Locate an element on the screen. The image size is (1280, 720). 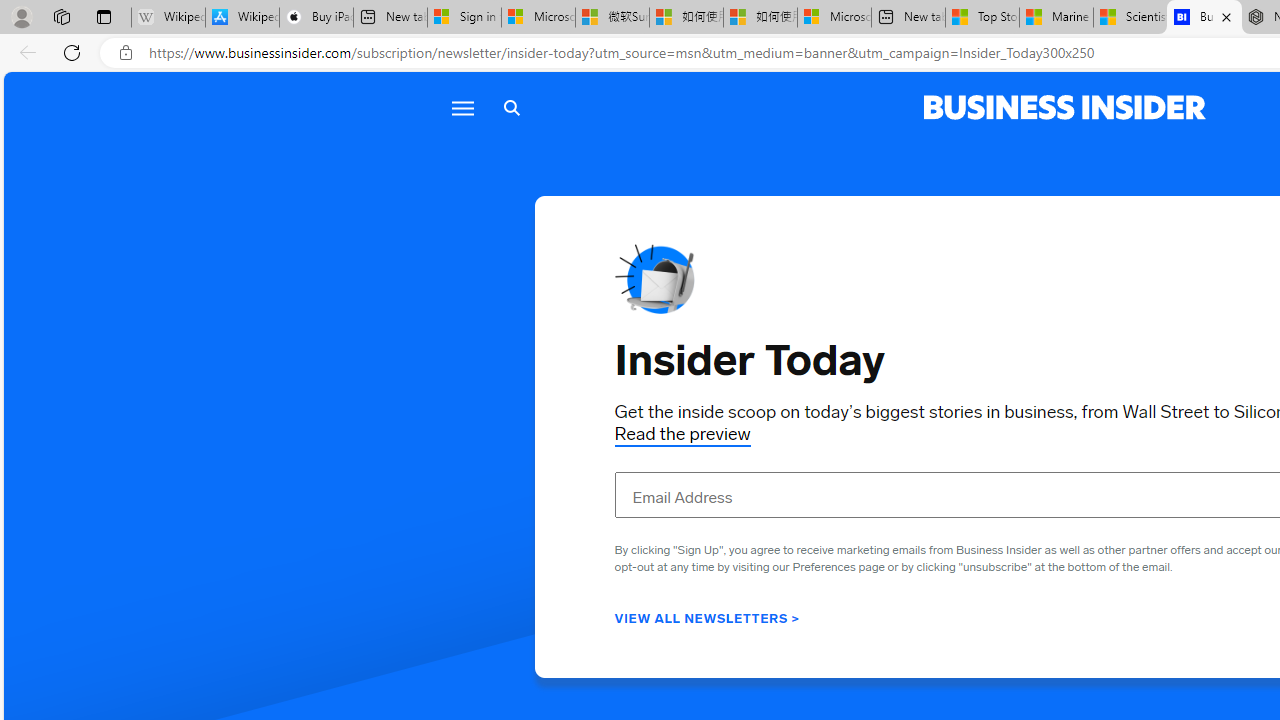
'Read the preview' is located at coordinates (682, 433).